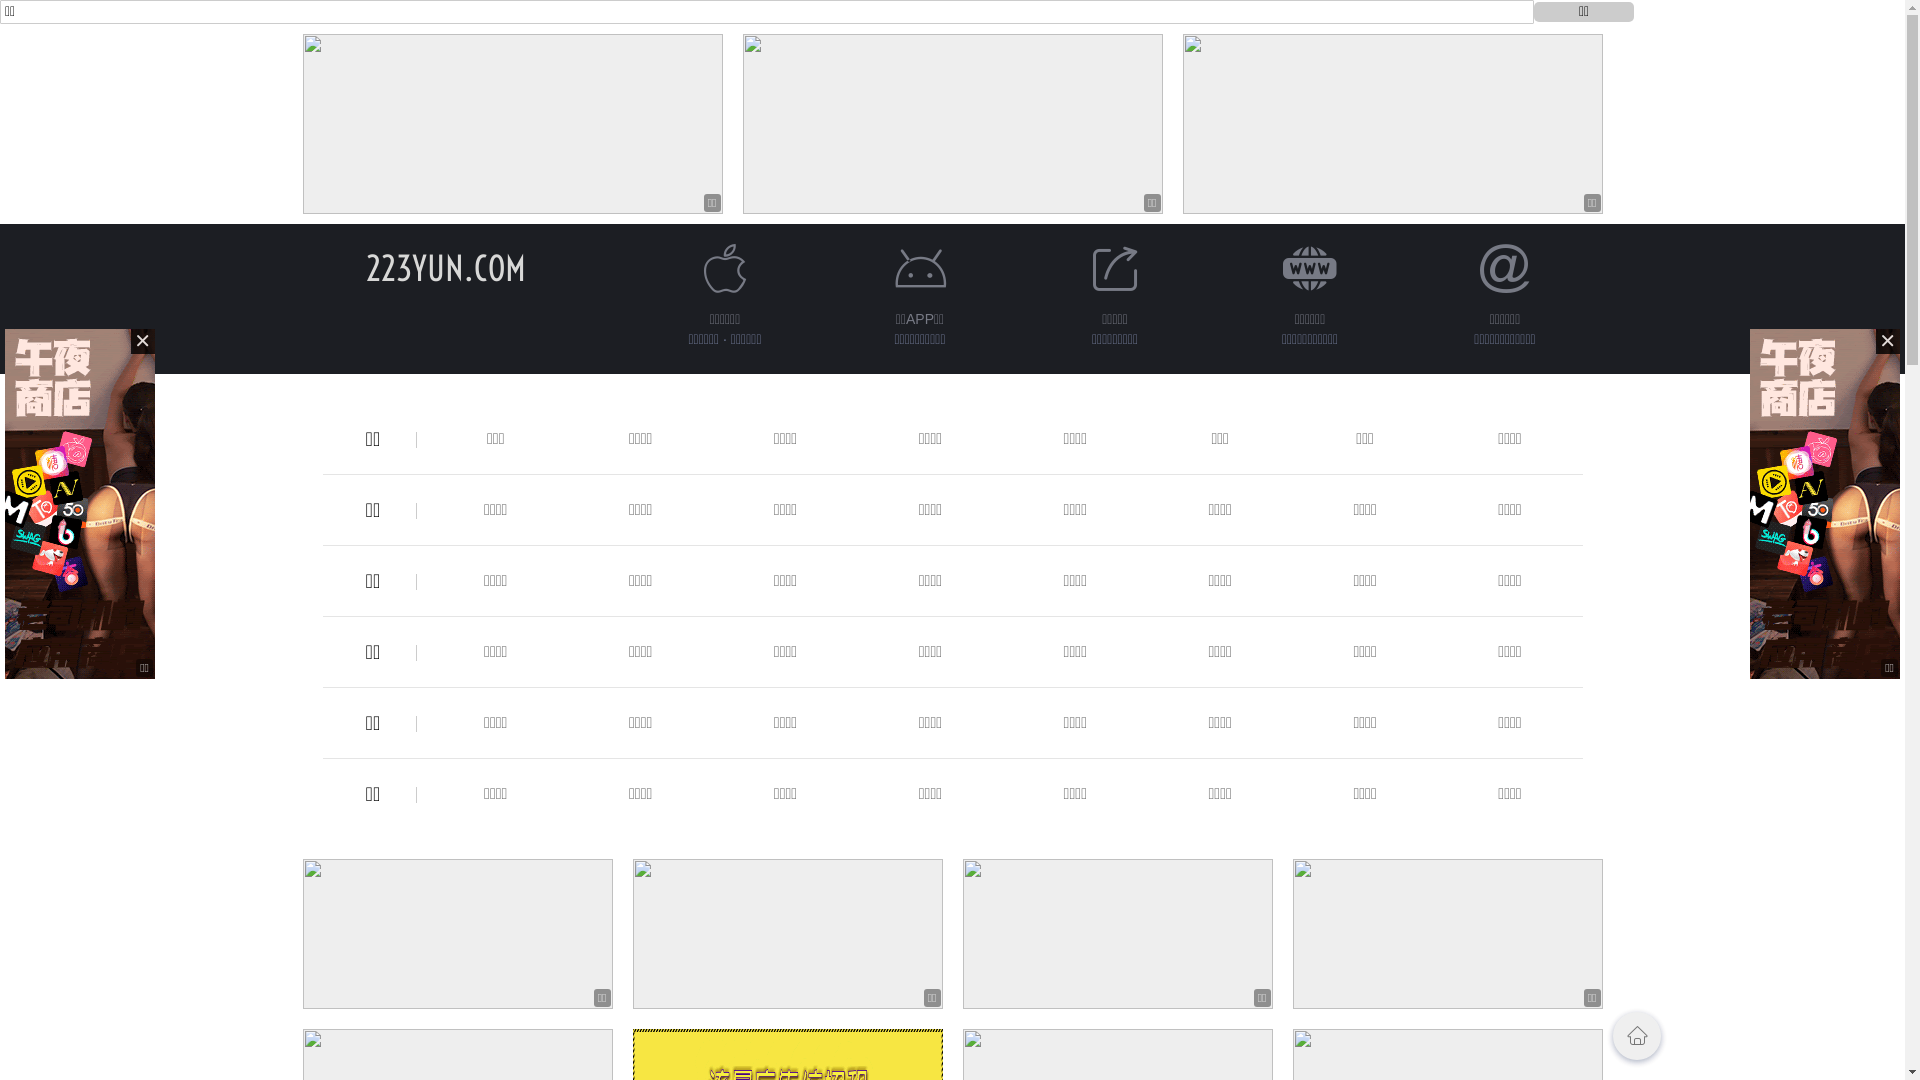 Image resolution: width=1920 pixels, height=1080 pixels. Describe the element at coordinates (445, 267) in the screenshot. I see `'223YUN.COM'` at that location.